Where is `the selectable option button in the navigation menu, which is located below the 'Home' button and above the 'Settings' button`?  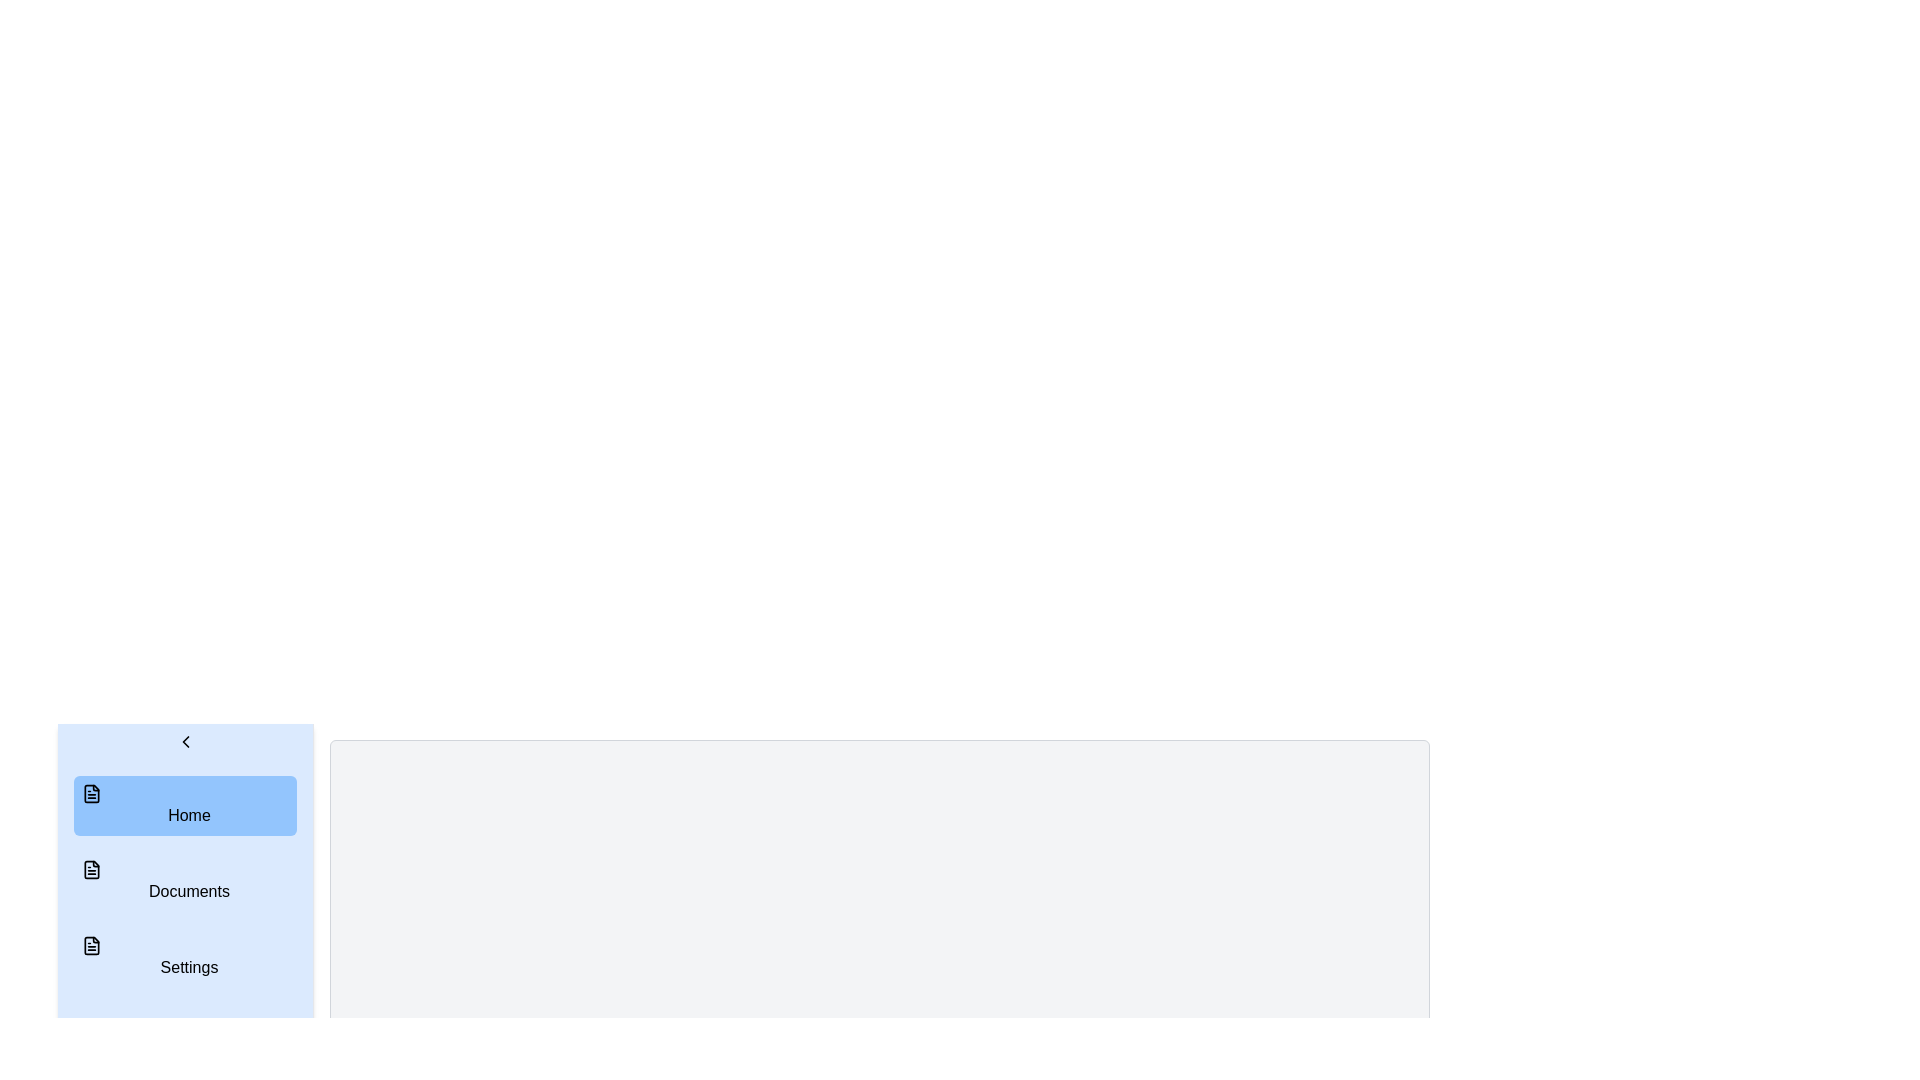 the selectable option button in the navigation menu, which is located below the 'Home' button and above the 'Settings' button is located at coordinates (185, 881).